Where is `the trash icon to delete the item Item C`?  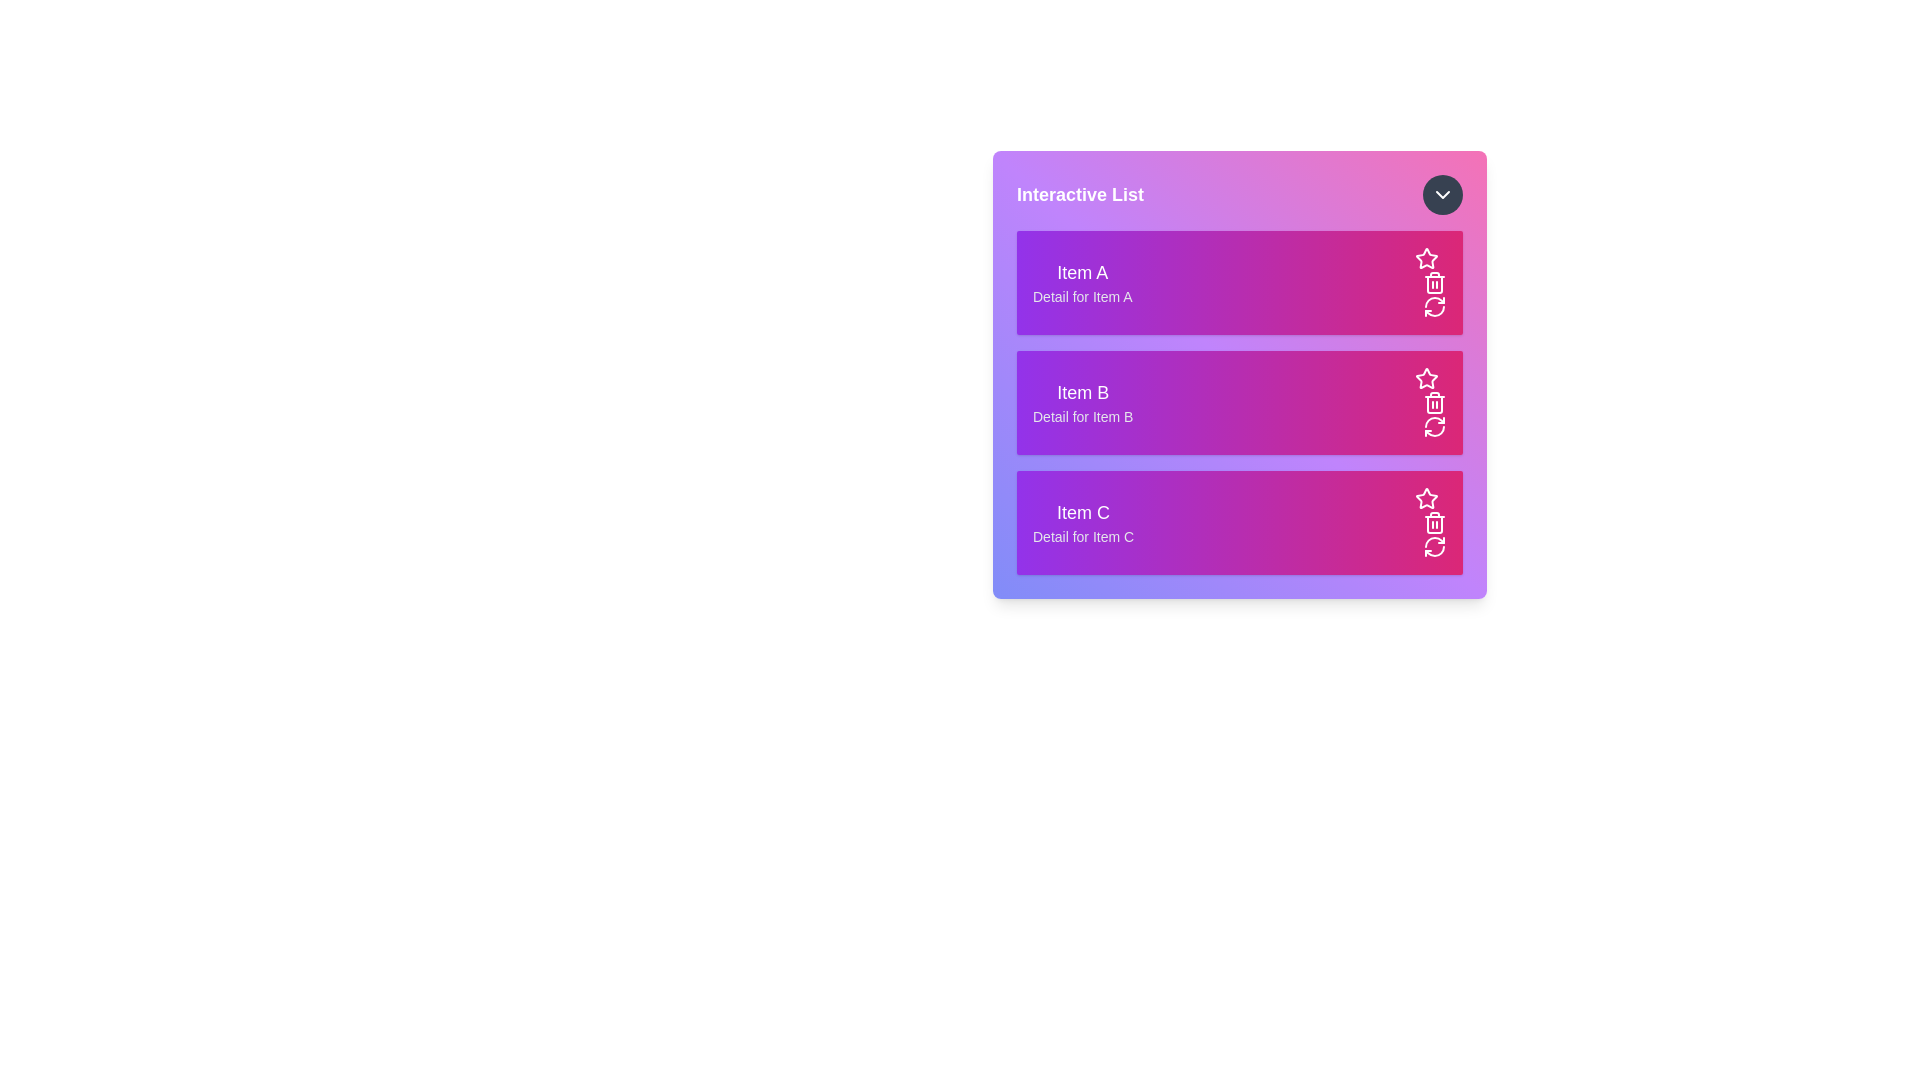
the trash icon to delete the item Item C is located at coordinates (1434, 522).